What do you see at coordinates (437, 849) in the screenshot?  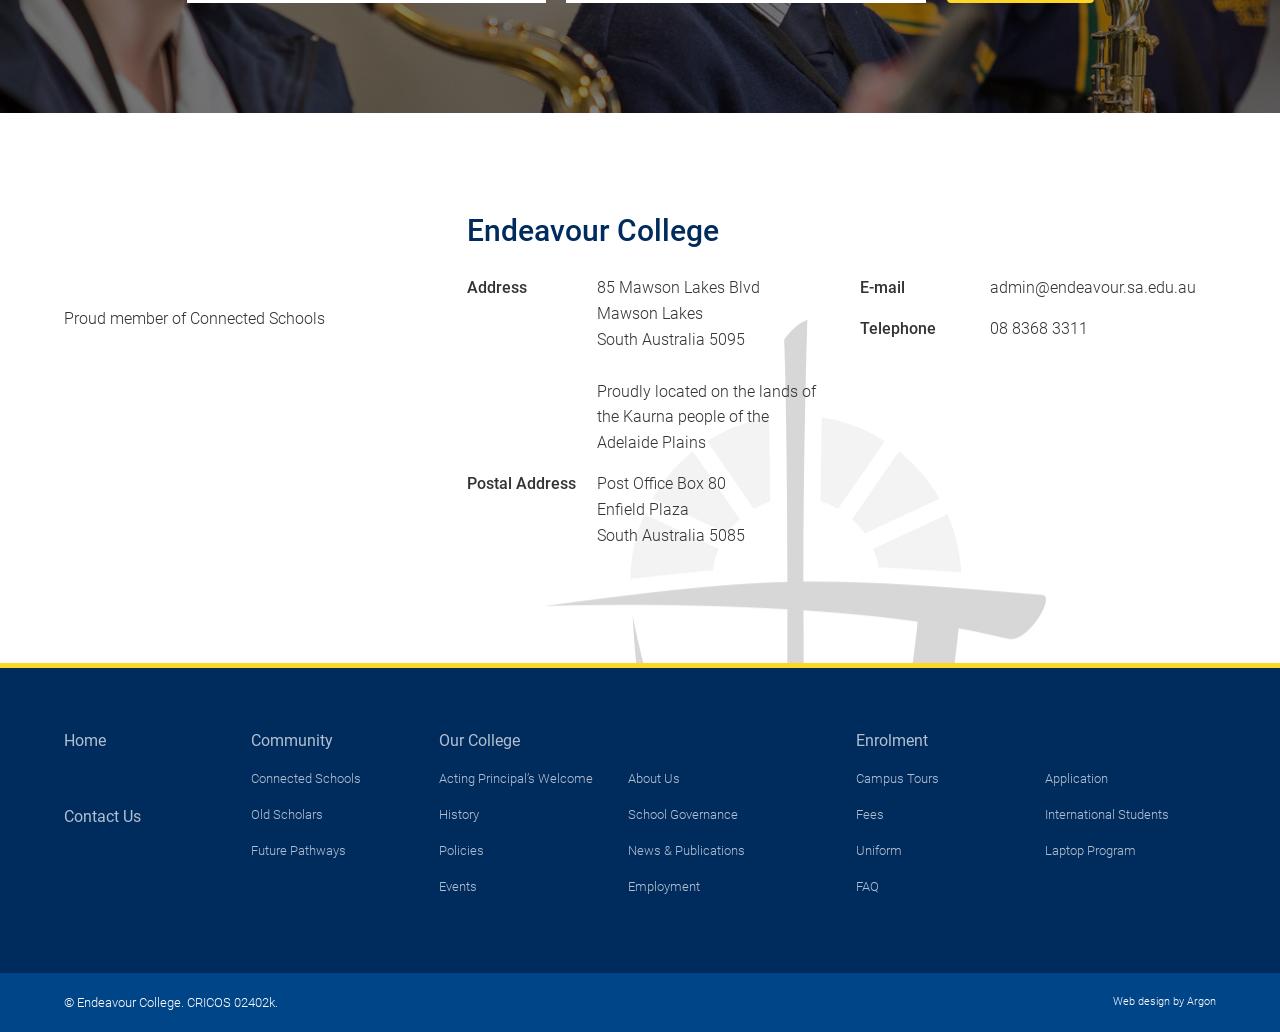 I see `'Policies'` at bounding box center [437, 849].